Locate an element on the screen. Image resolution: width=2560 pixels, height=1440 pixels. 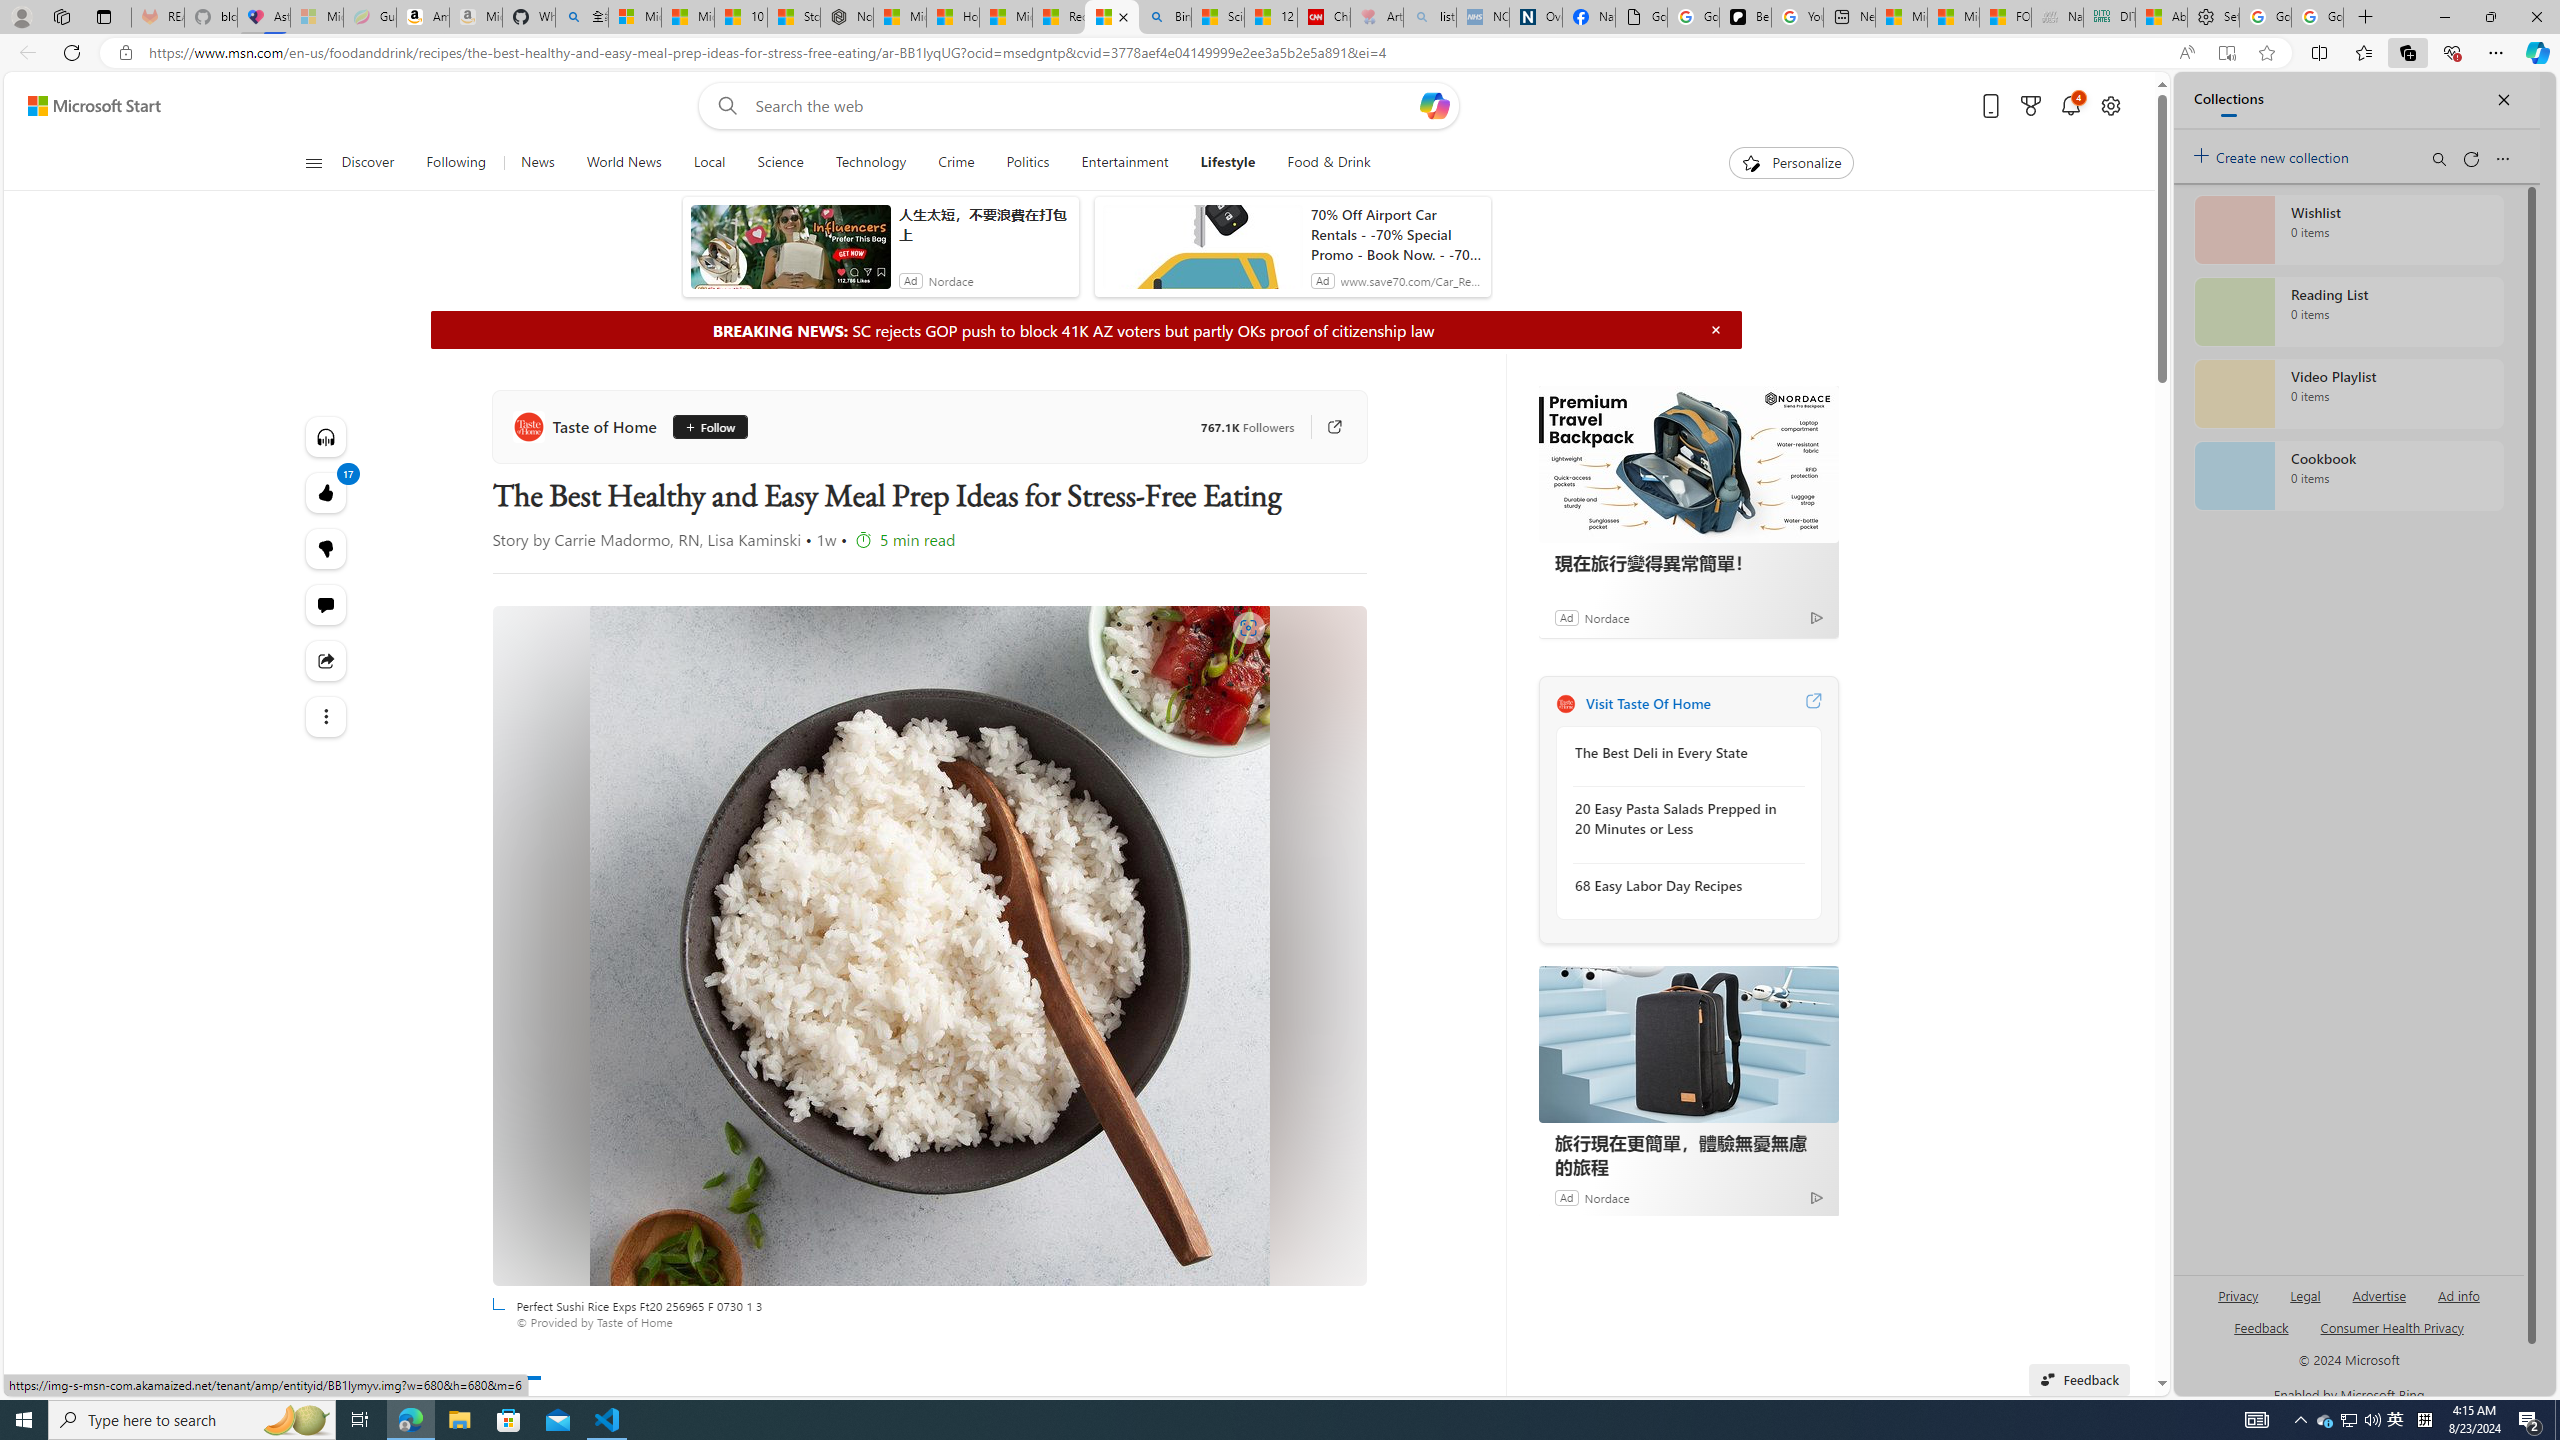
'Microsoft rewards' is located at coordinates (2030, 106).